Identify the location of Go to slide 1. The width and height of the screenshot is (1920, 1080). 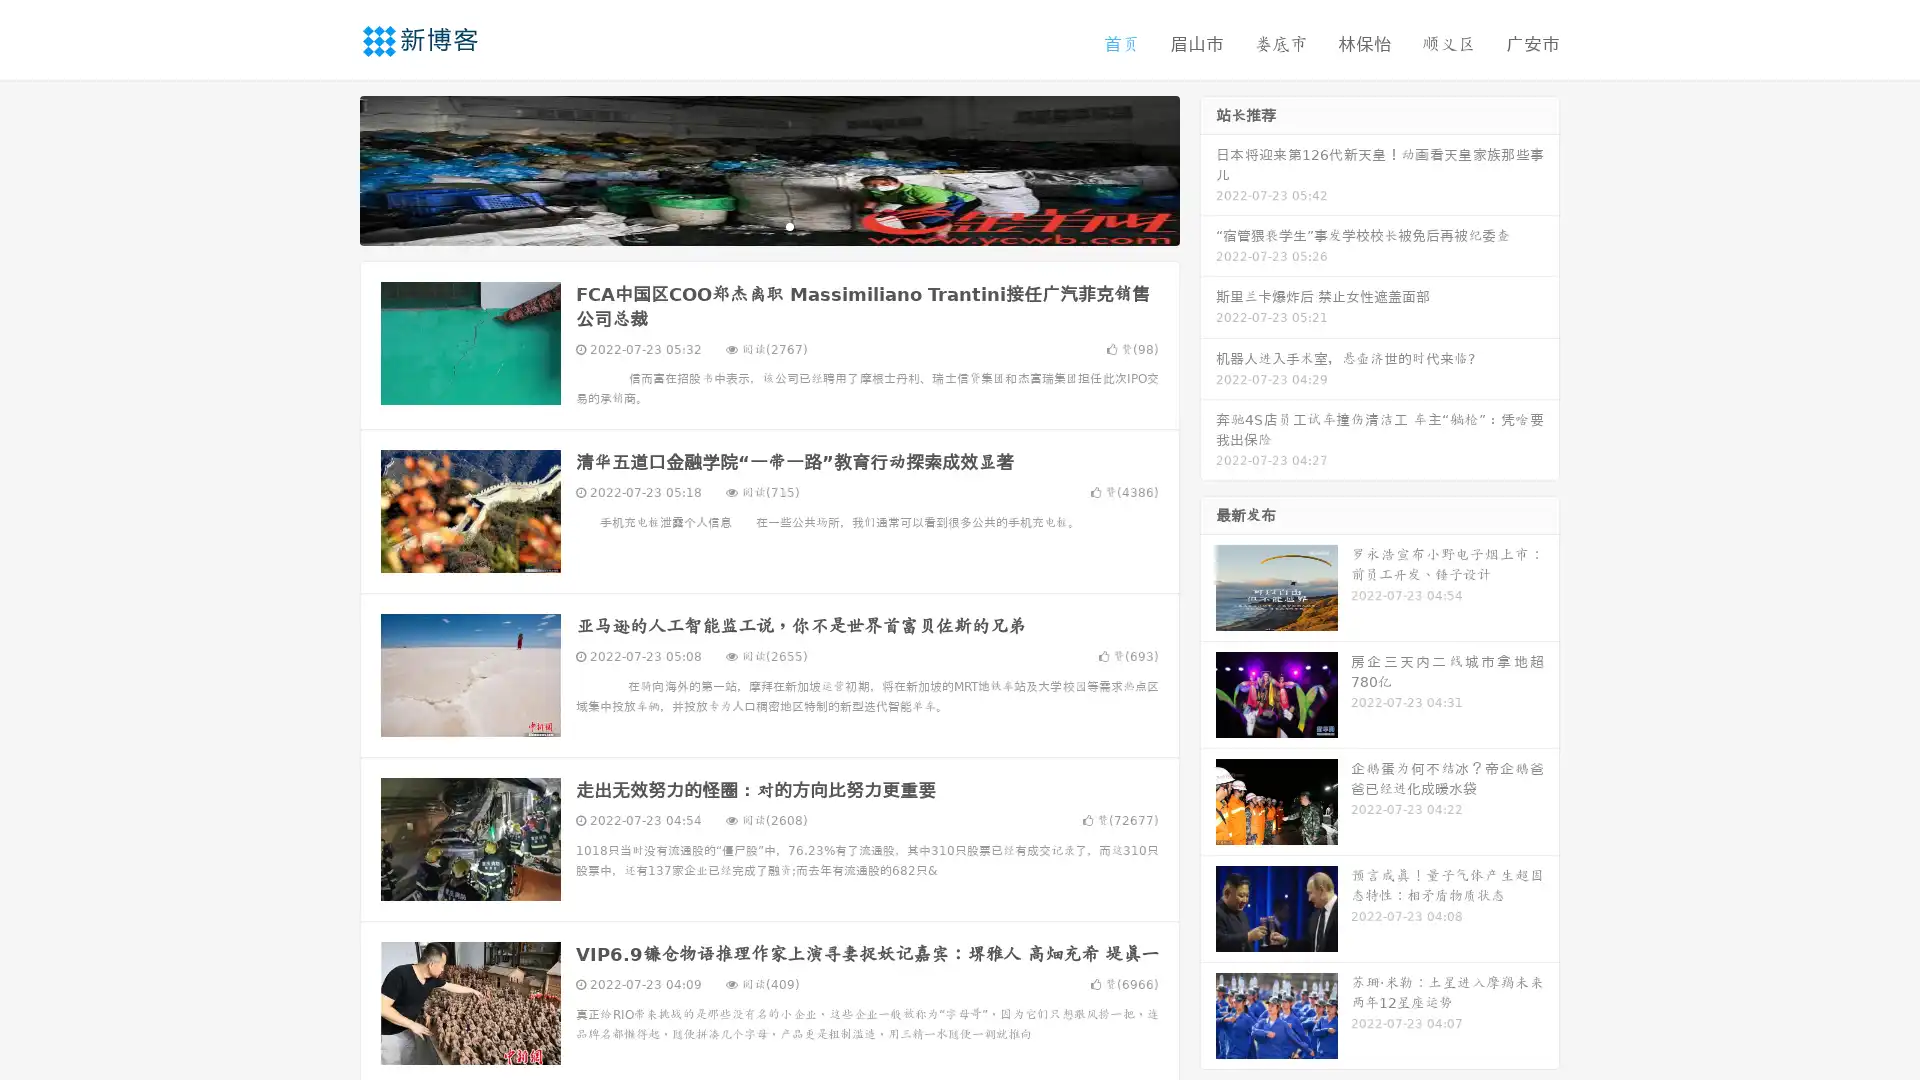
(748, 225).